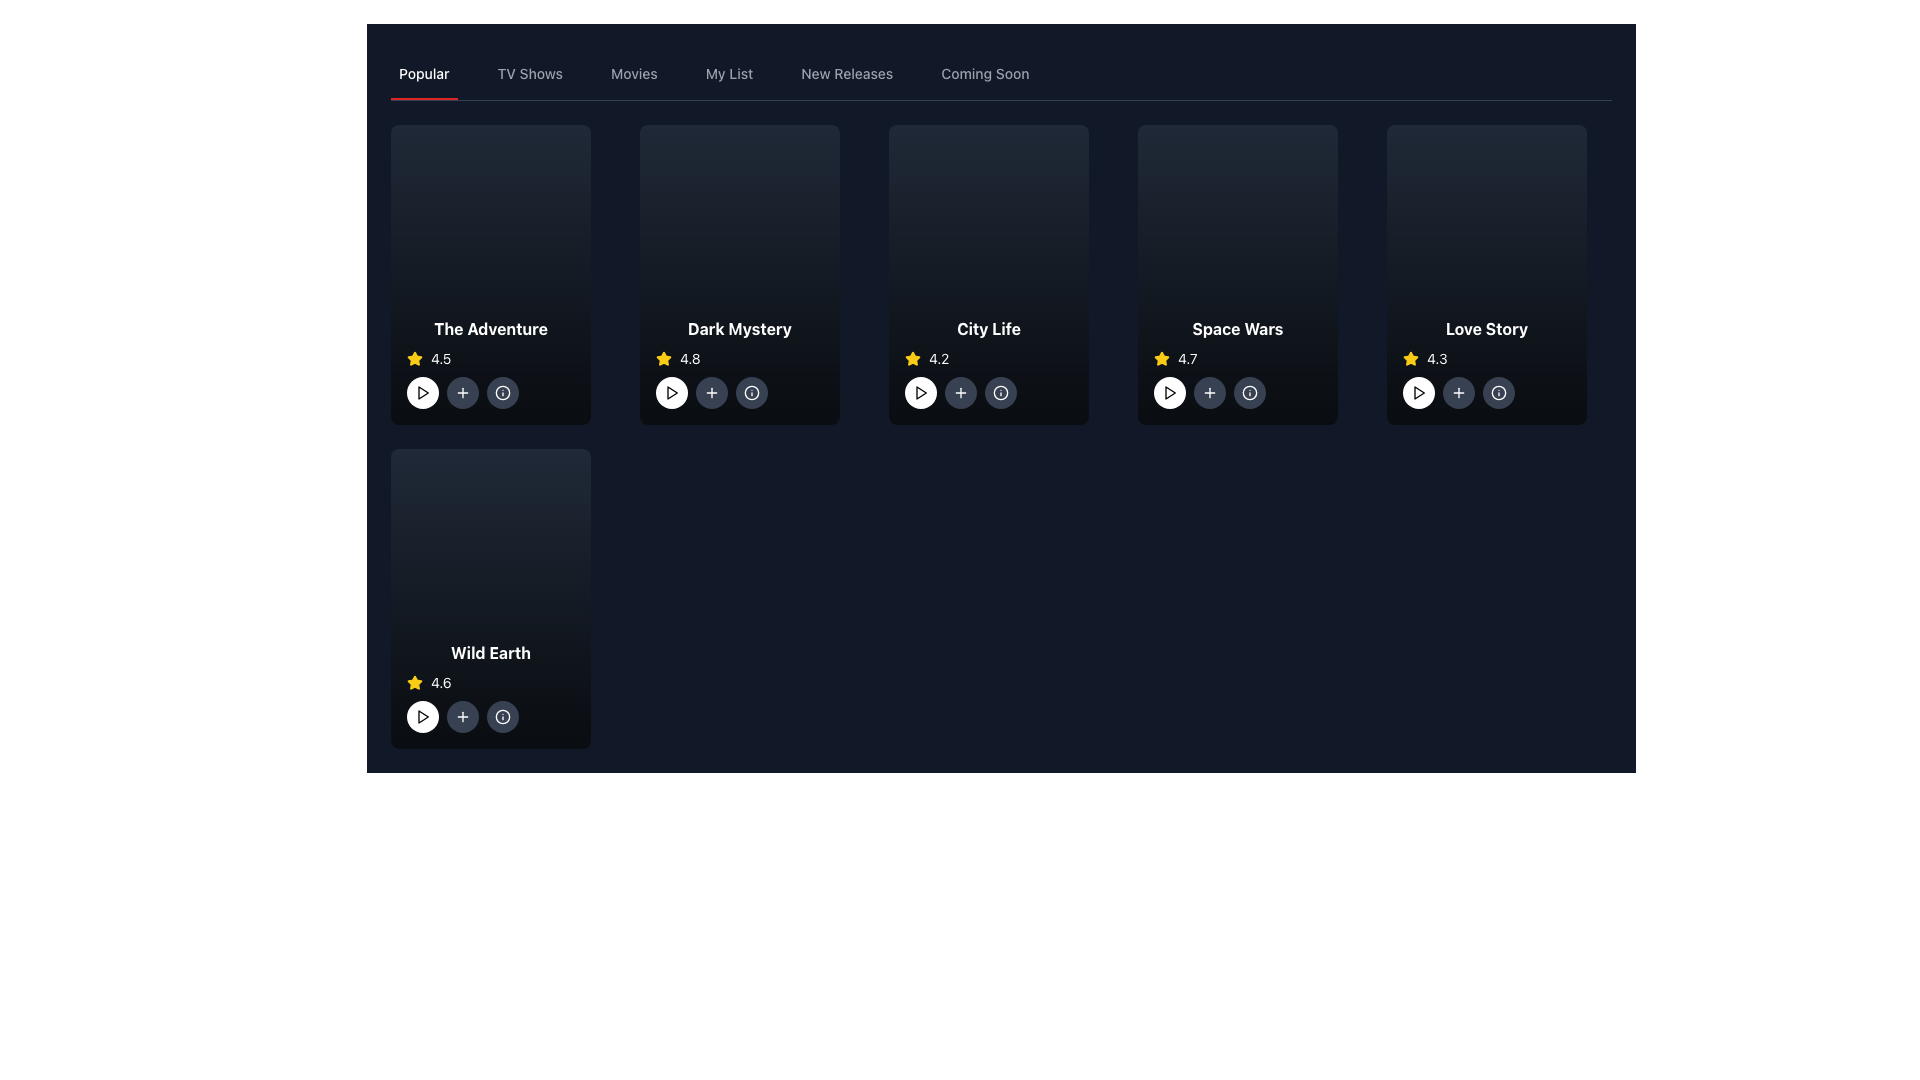 This screenshot has height=1080, width=1920. I want to click on the 'Popular' text link in the navigation menu, so click(423, 72).